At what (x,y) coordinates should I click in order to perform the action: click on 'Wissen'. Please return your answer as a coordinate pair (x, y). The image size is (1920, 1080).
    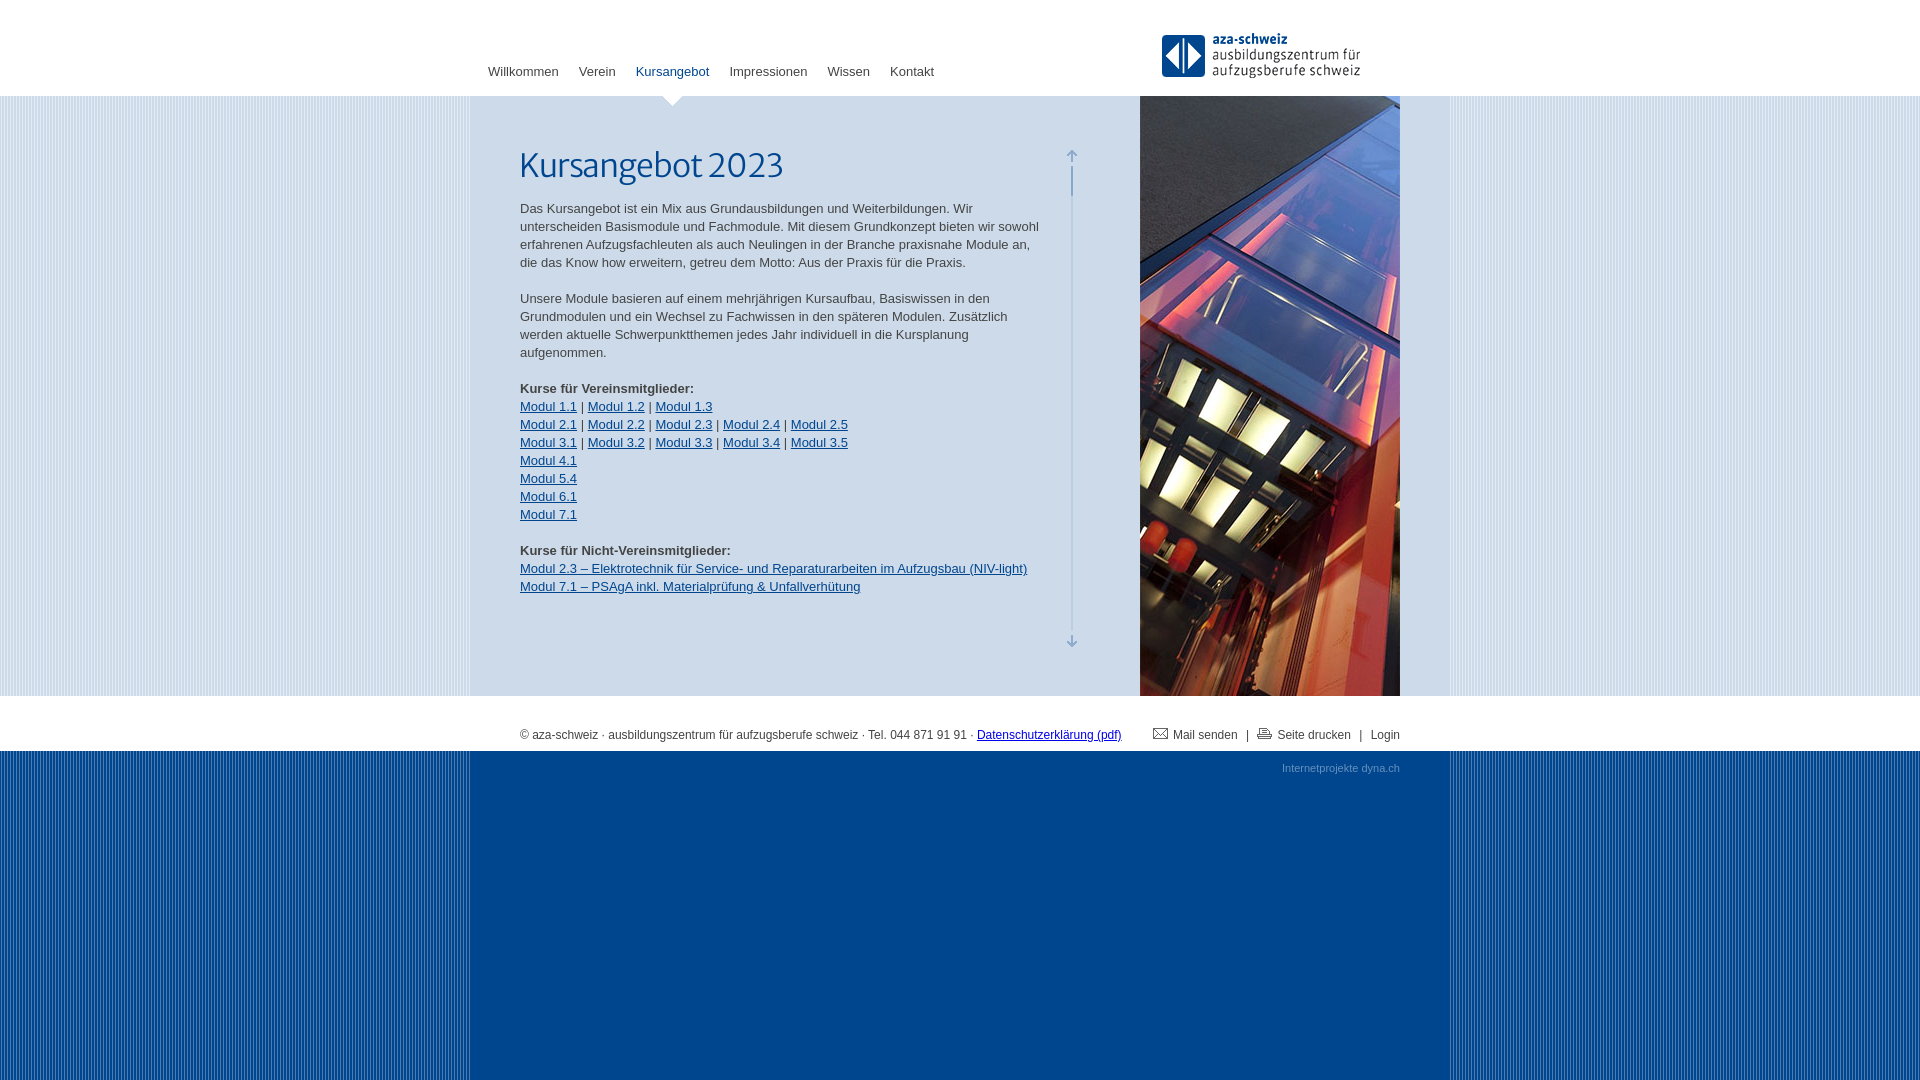
    Looking at the image, I should click on (848, 88).